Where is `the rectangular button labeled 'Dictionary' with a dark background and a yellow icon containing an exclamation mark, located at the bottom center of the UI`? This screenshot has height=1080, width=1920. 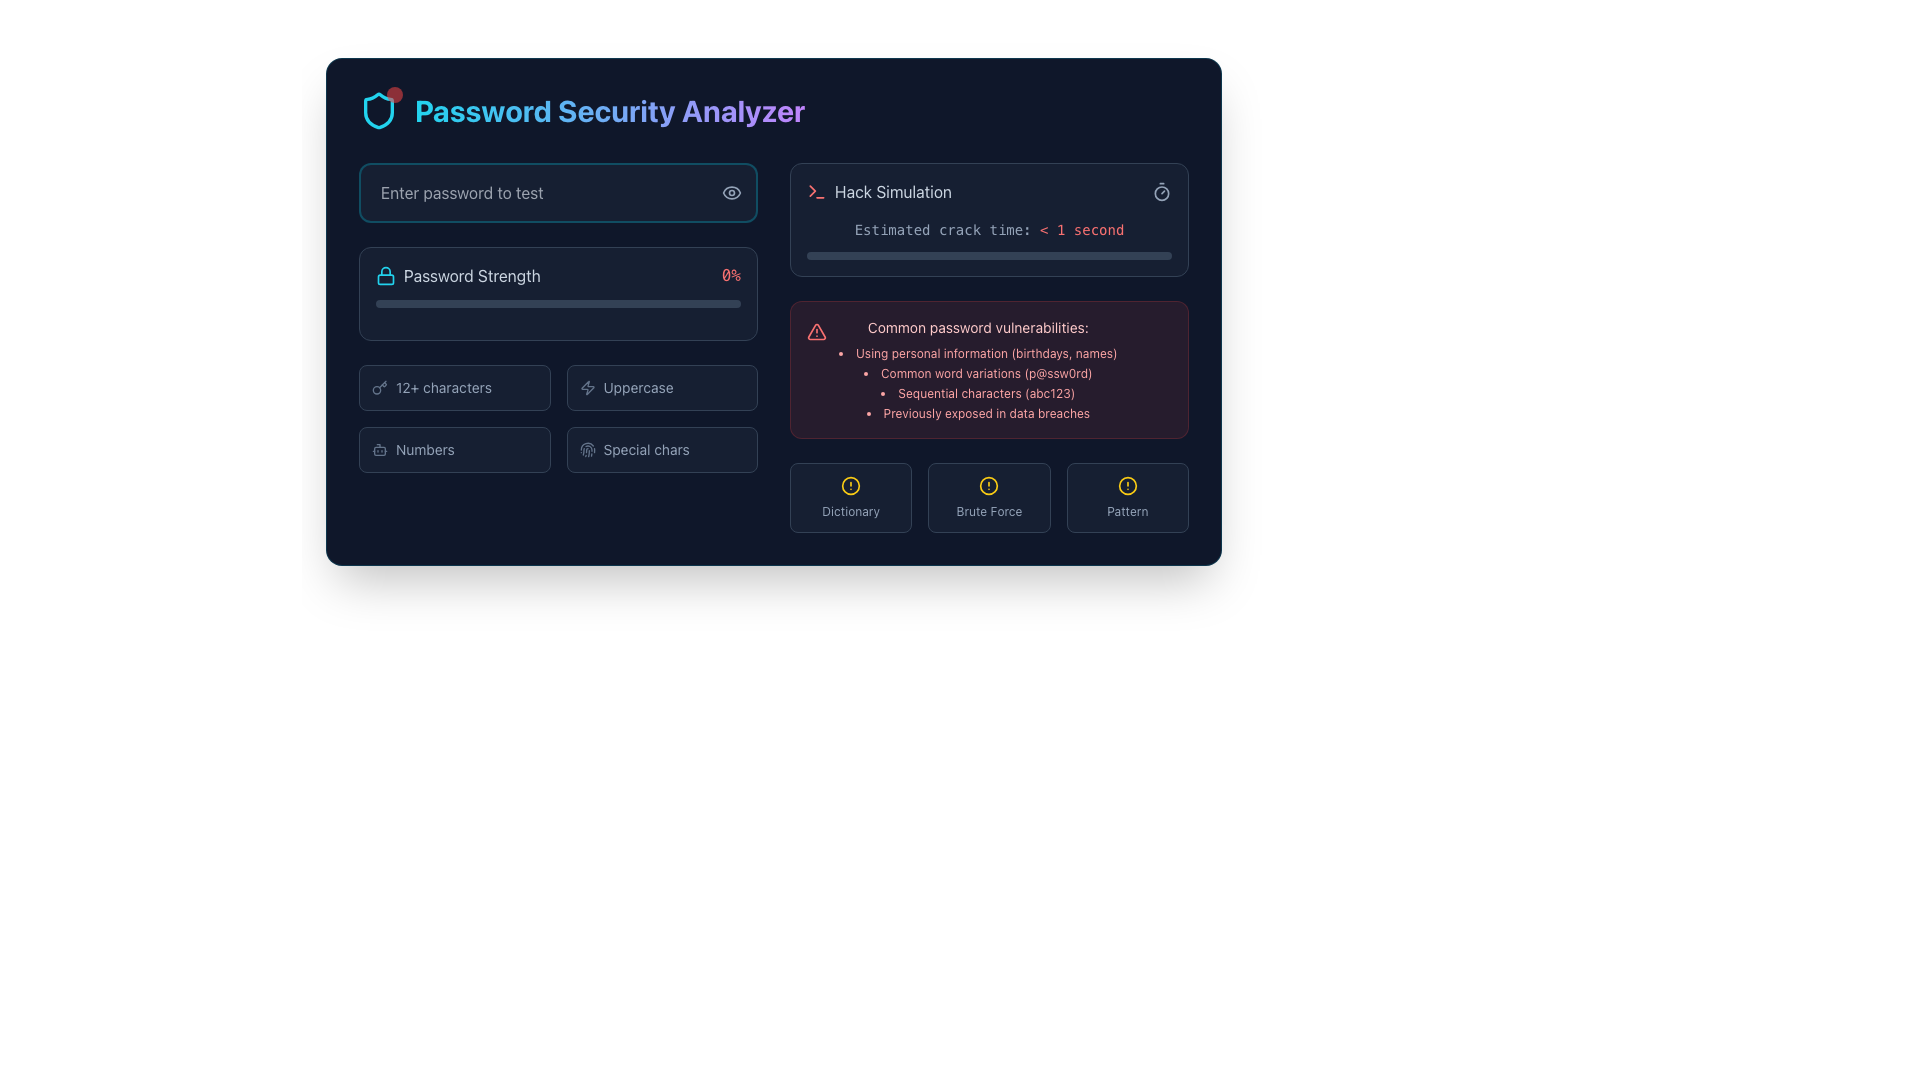
the rectangular button labeled 'Dictionary' with a dark background and a yellow icon containing an exclamation mark, located at the bottom center of the UI is located at coordinates (851, 496).